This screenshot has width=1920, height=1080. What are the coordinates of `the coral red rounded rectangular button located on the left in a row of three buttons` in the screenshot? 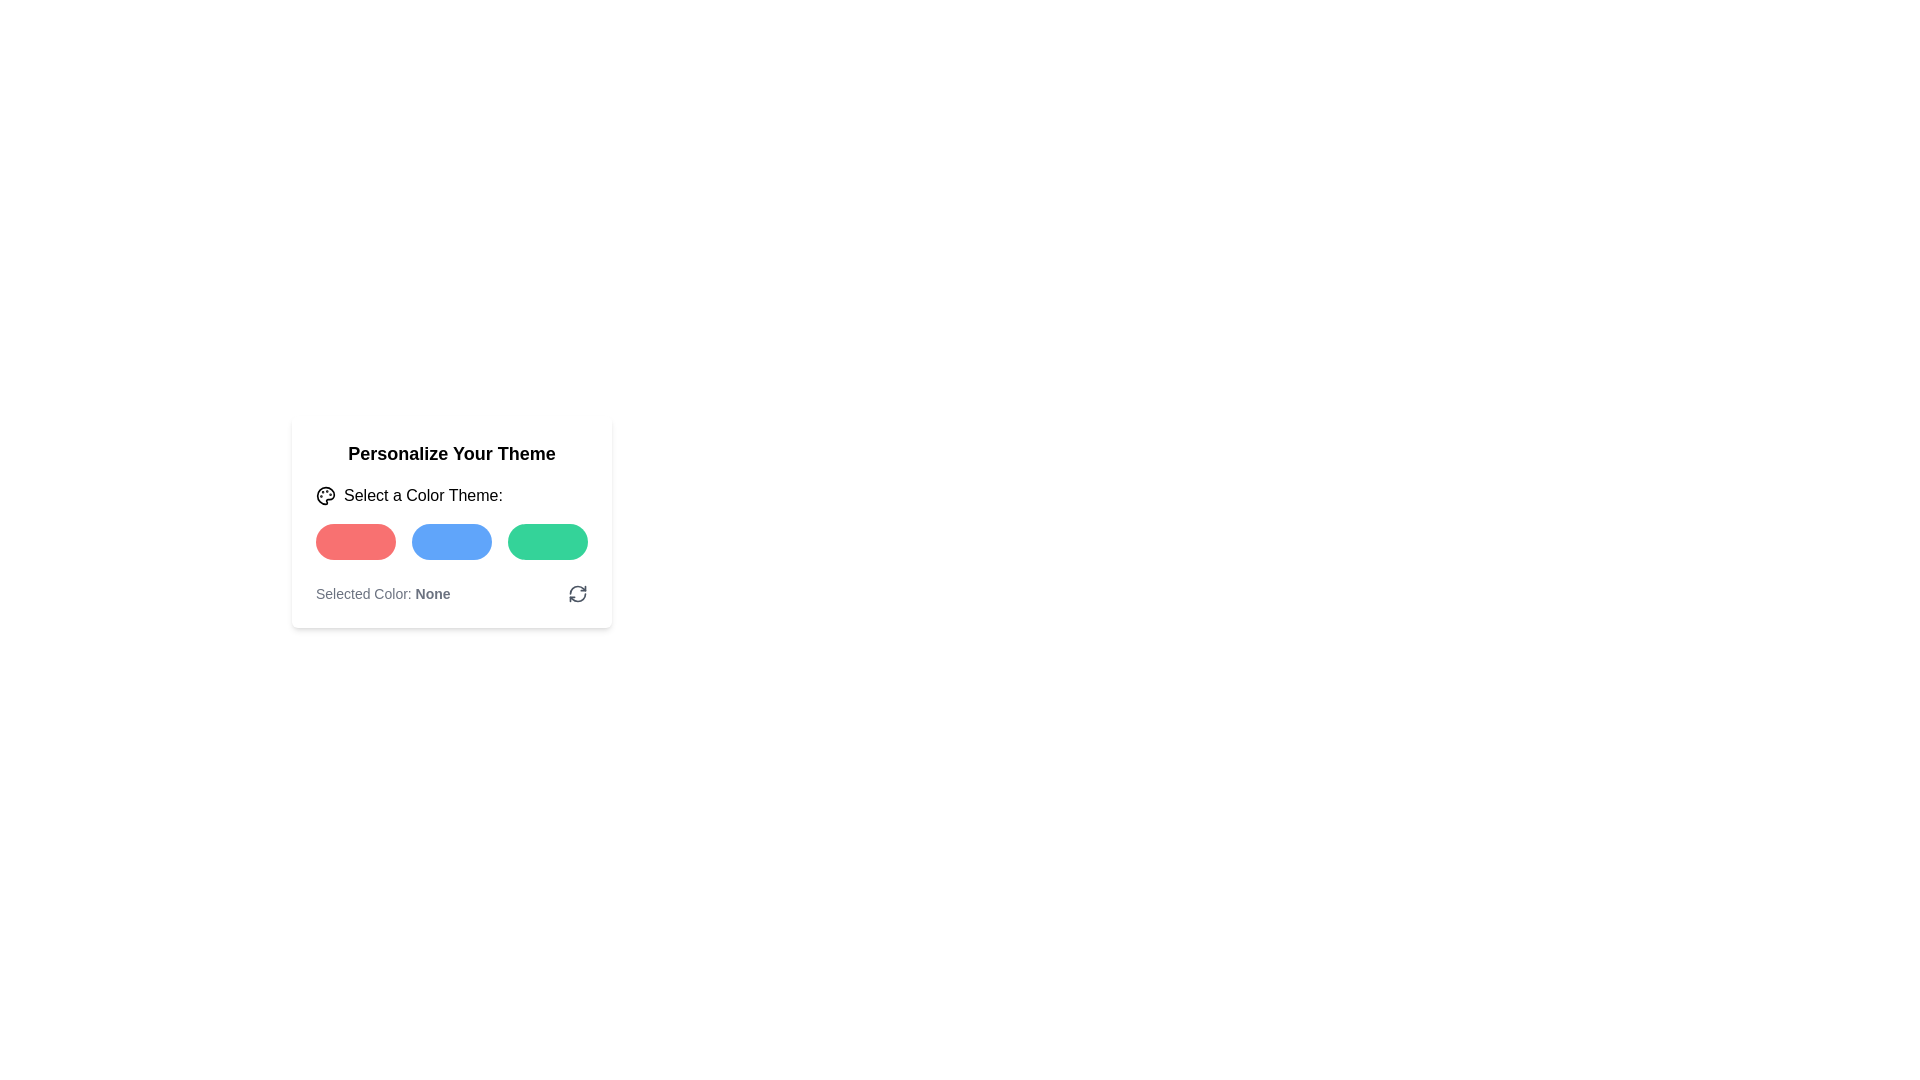 It's located at (355, 542).